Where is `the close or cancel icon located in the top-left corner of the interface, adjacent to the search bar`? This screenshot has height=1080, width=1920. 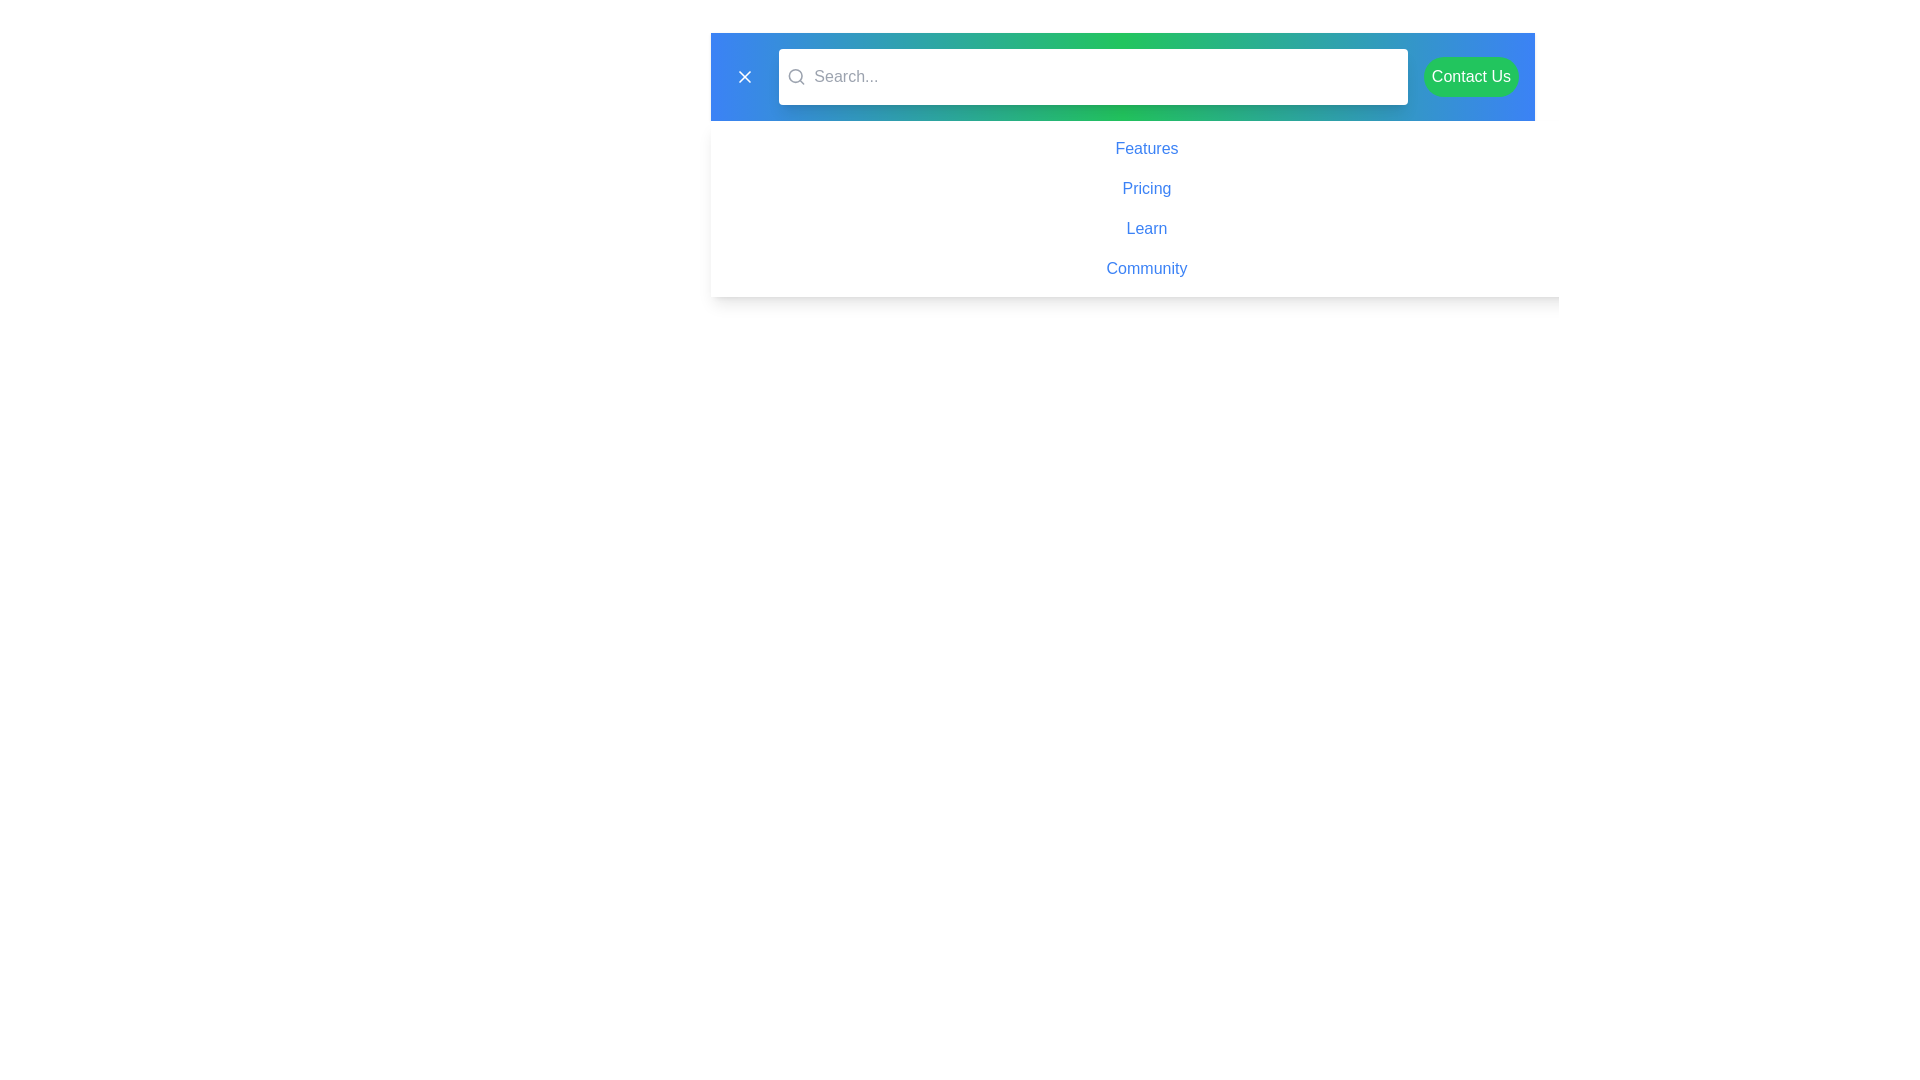
the close or cancel icon located in the top-left corner of the interface, adjacent to the search bar is located at coordinates (743, 76).